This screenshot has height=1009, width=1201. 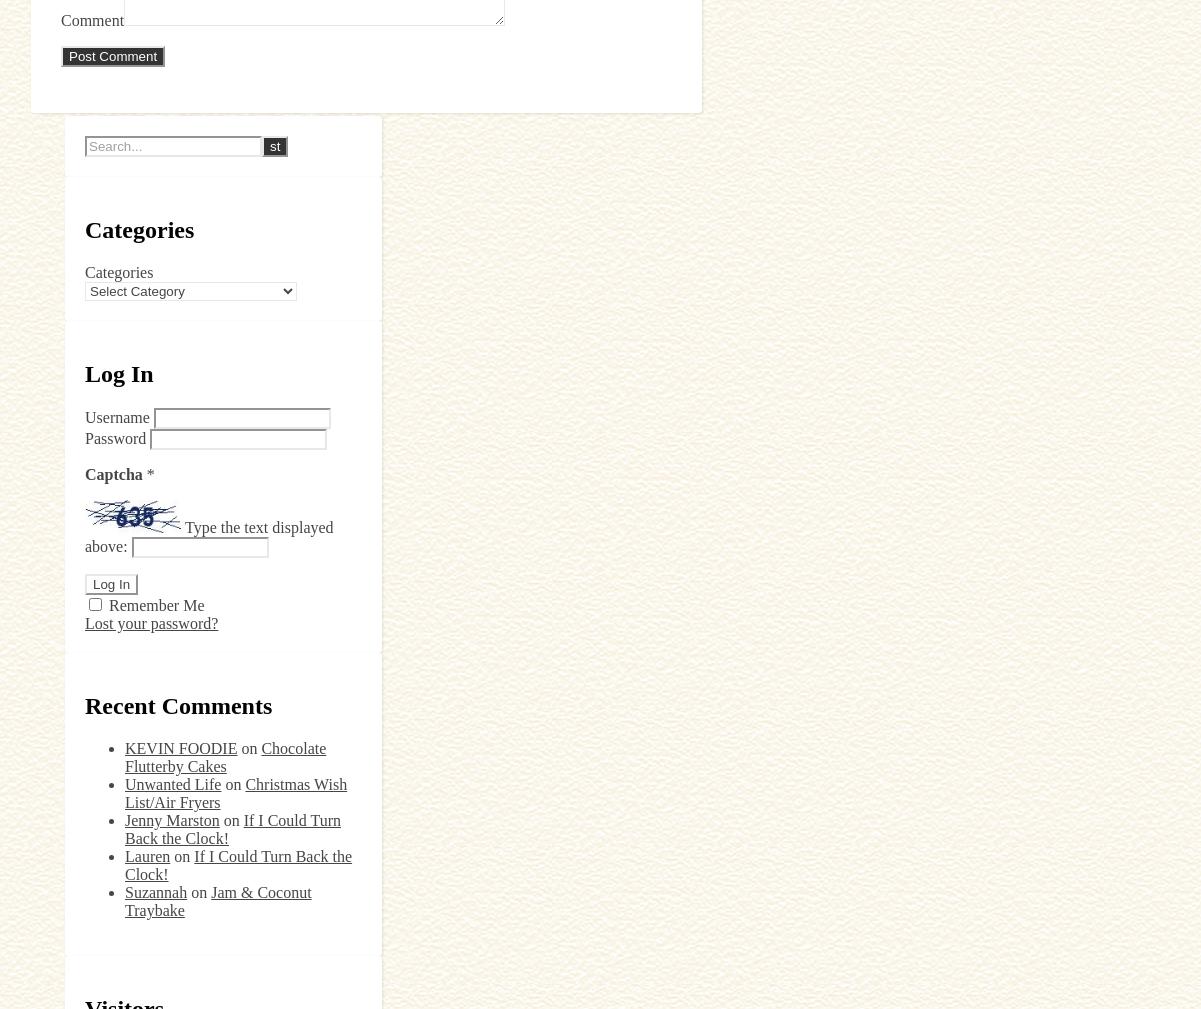 What do you see at coordinates (116, 415) in the screenshot?
I see `'Username'` at bounding box center [116, 415].